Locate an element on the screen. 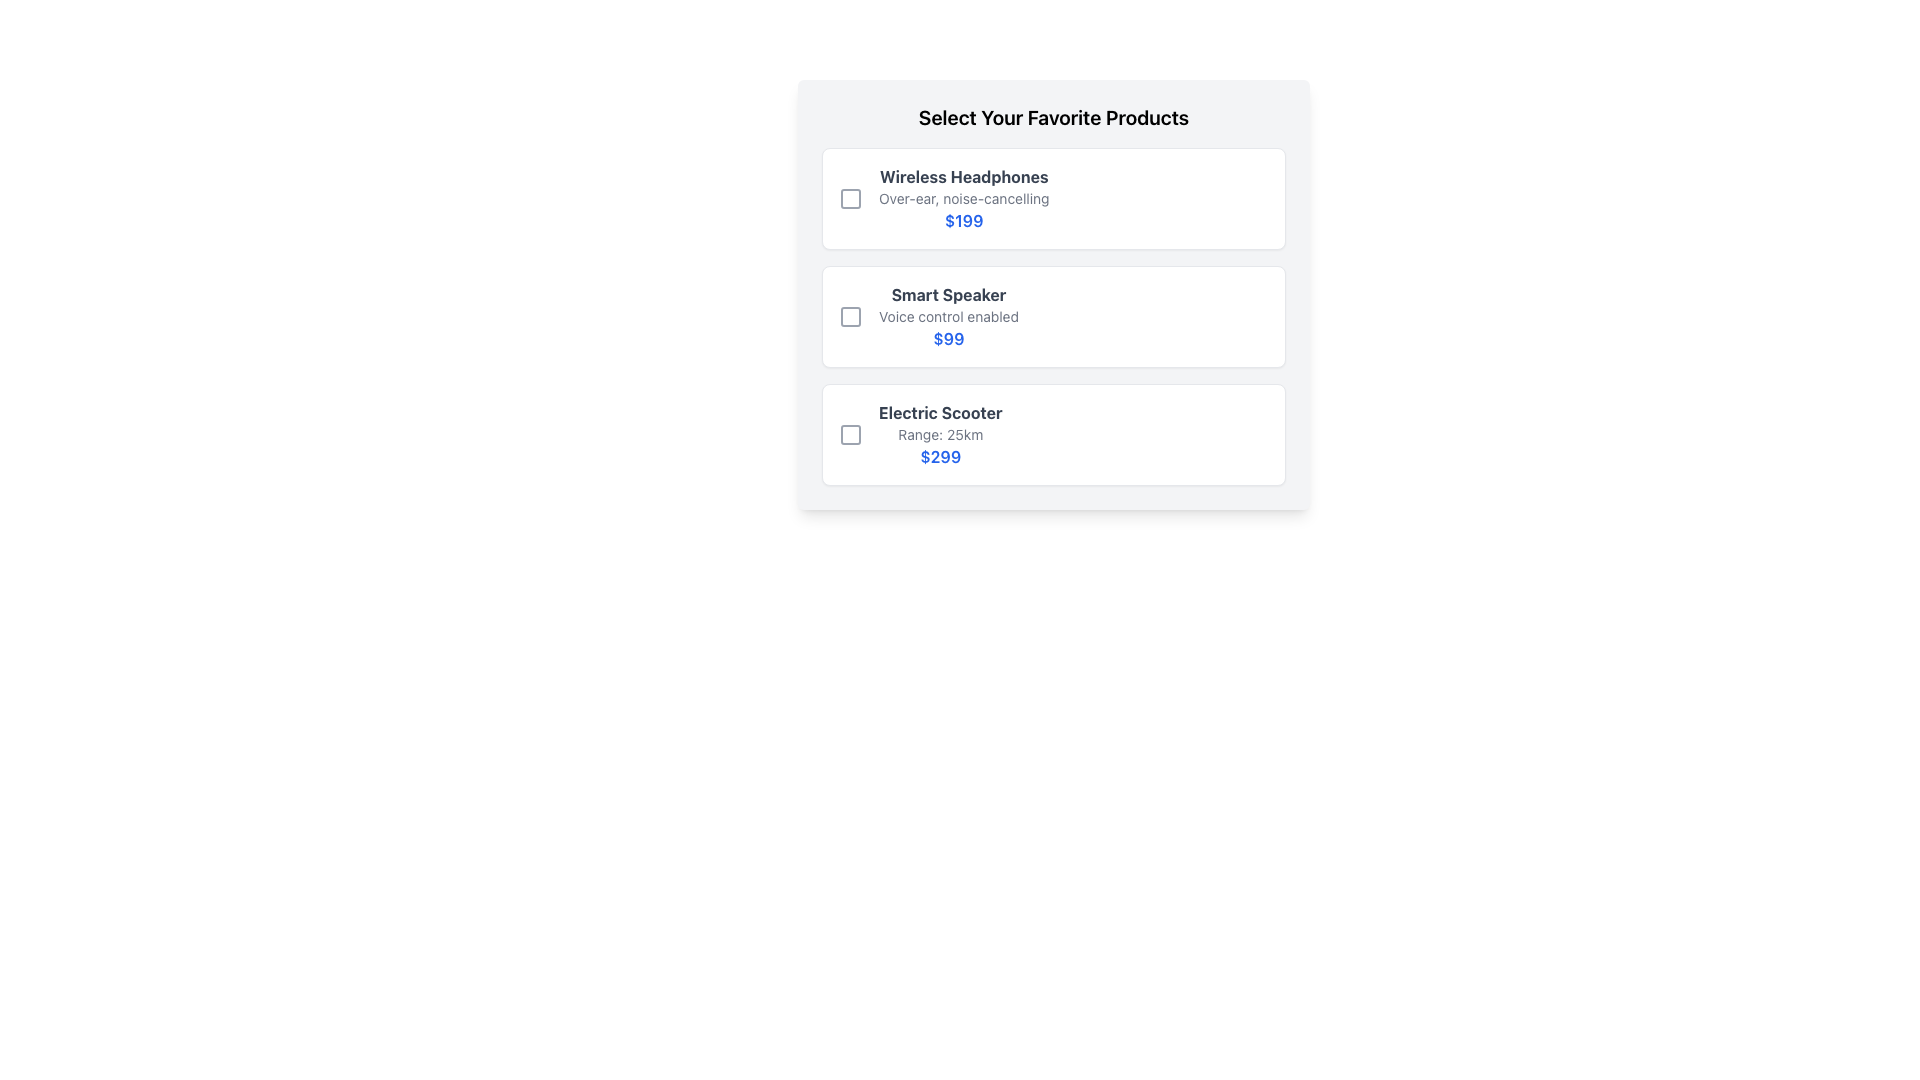 This screenshot has width=1920, height=1080. the checkbox on the rectangular selection card labeled 'Smart Speaker' which is positioned as the second card in a vertical list is located at coordinates (1053, 294).